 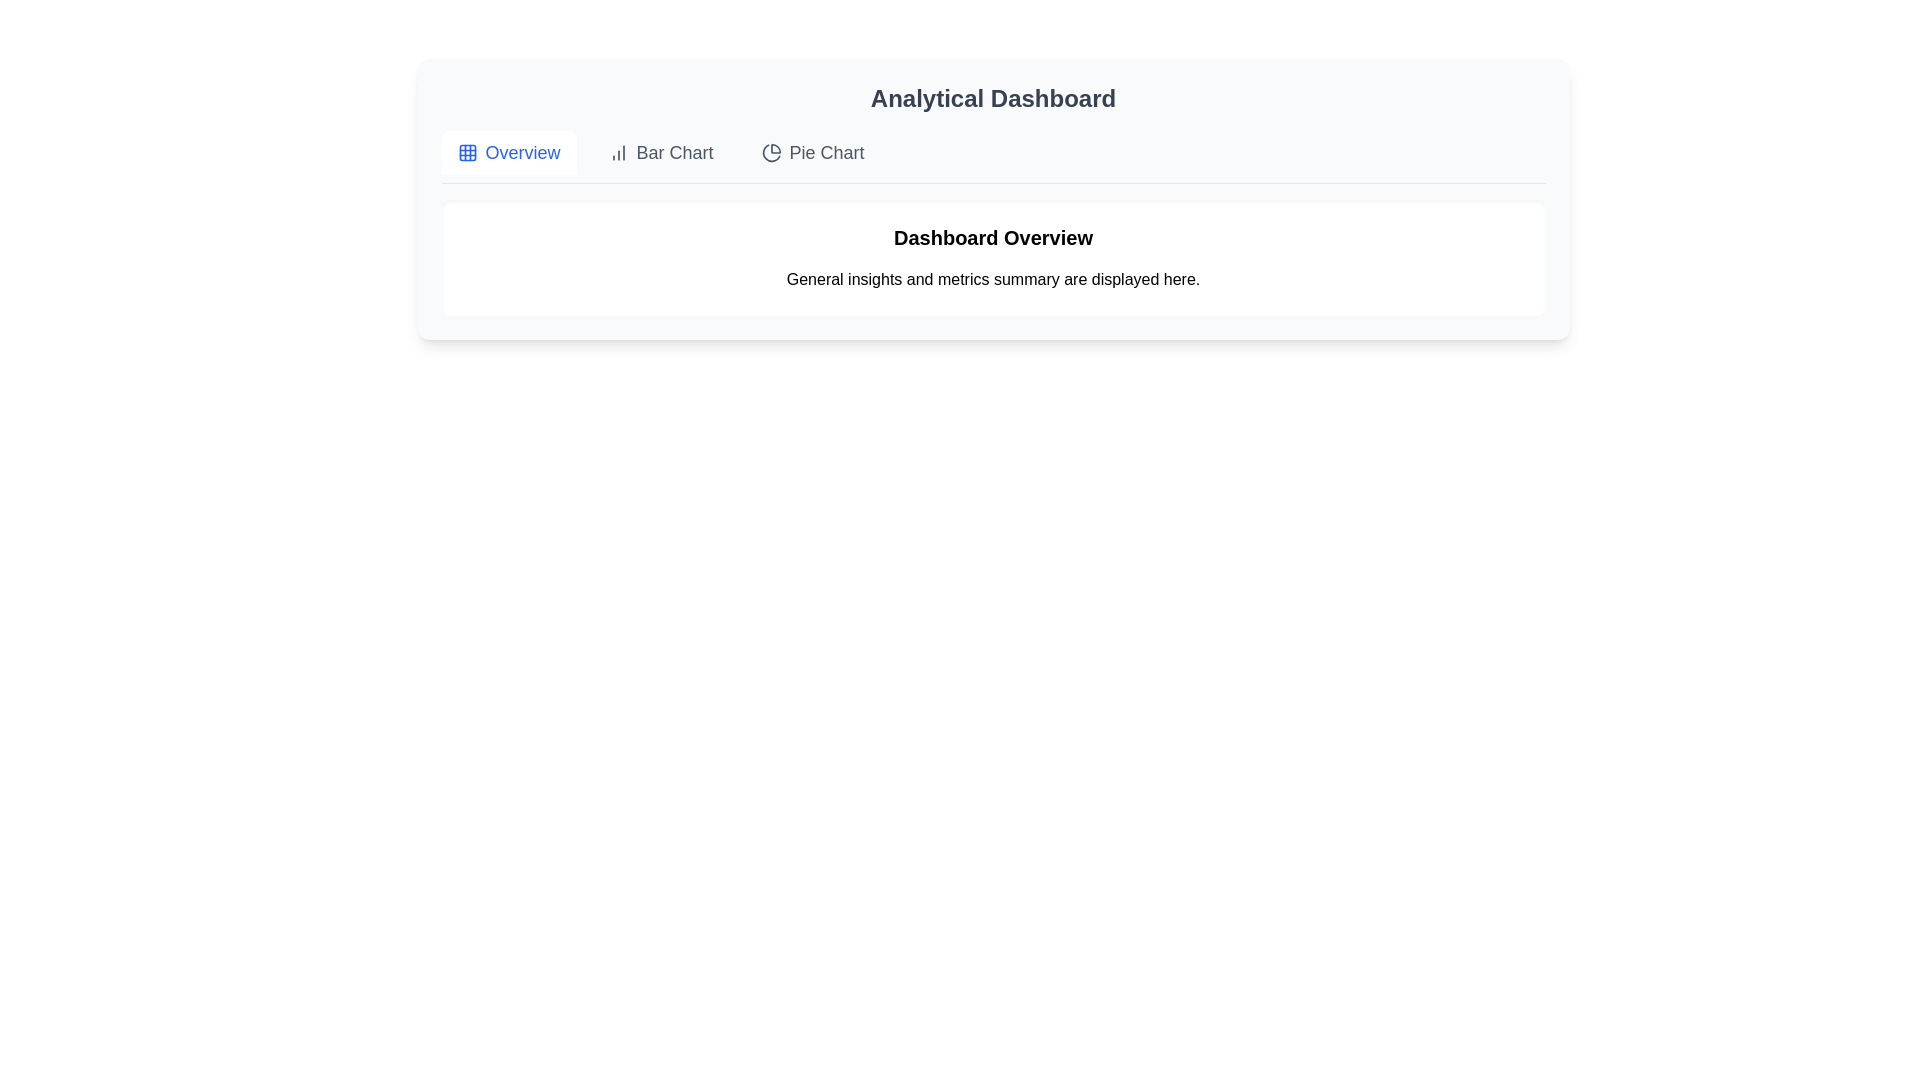 What do you see at coordinates (661, 152) in the screenshot?
I see `the second button in the horizontal menu bar, located between the 'Overview' and 'Pie Chart' tabs` at bounding box center [661, 152].